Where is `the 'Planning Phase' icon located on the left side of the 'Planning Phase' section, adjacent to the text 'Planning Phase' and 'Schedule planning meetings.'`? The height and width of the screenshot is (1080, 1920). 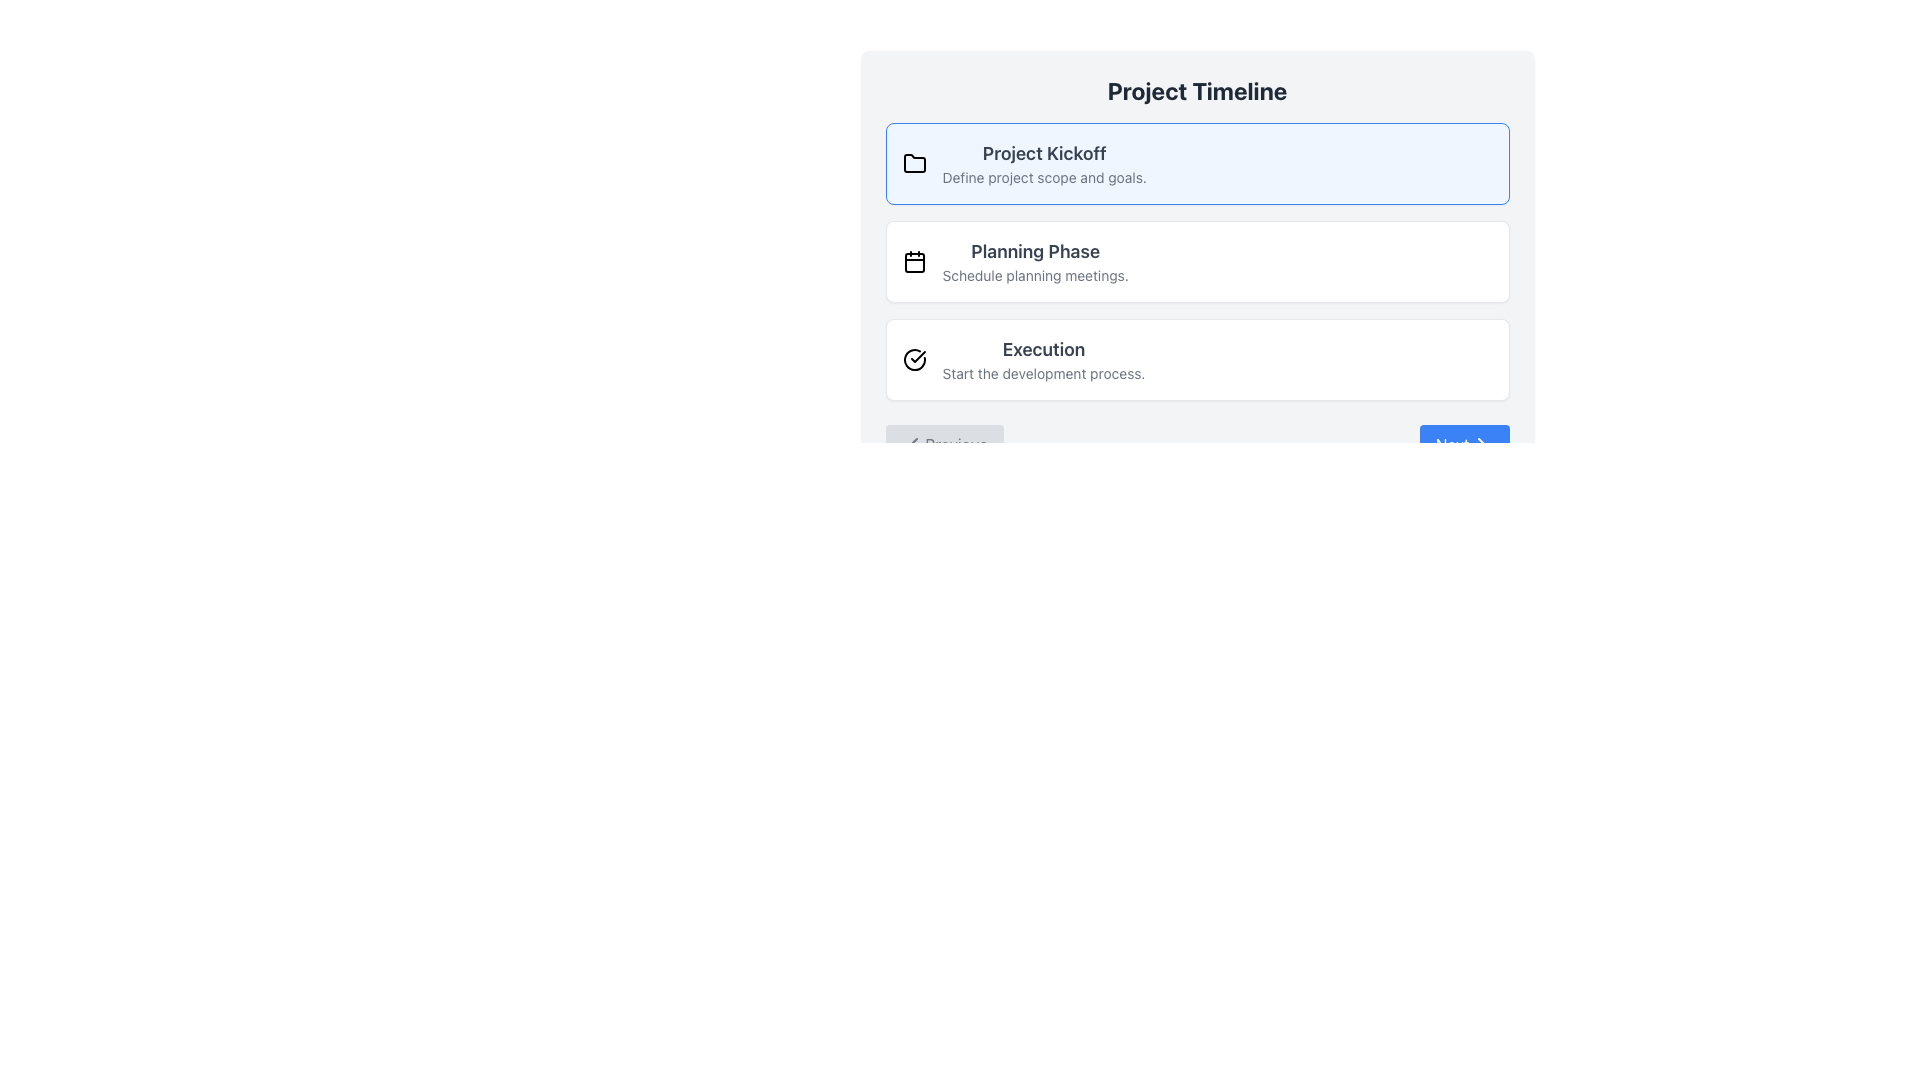
the 'Planning Phase' icon located on the left side of the 'Planning Phase' section, adjacent to the text 'Planning Phase' and 'Schedule planning meetings.' is located at coordinates (913, 261).